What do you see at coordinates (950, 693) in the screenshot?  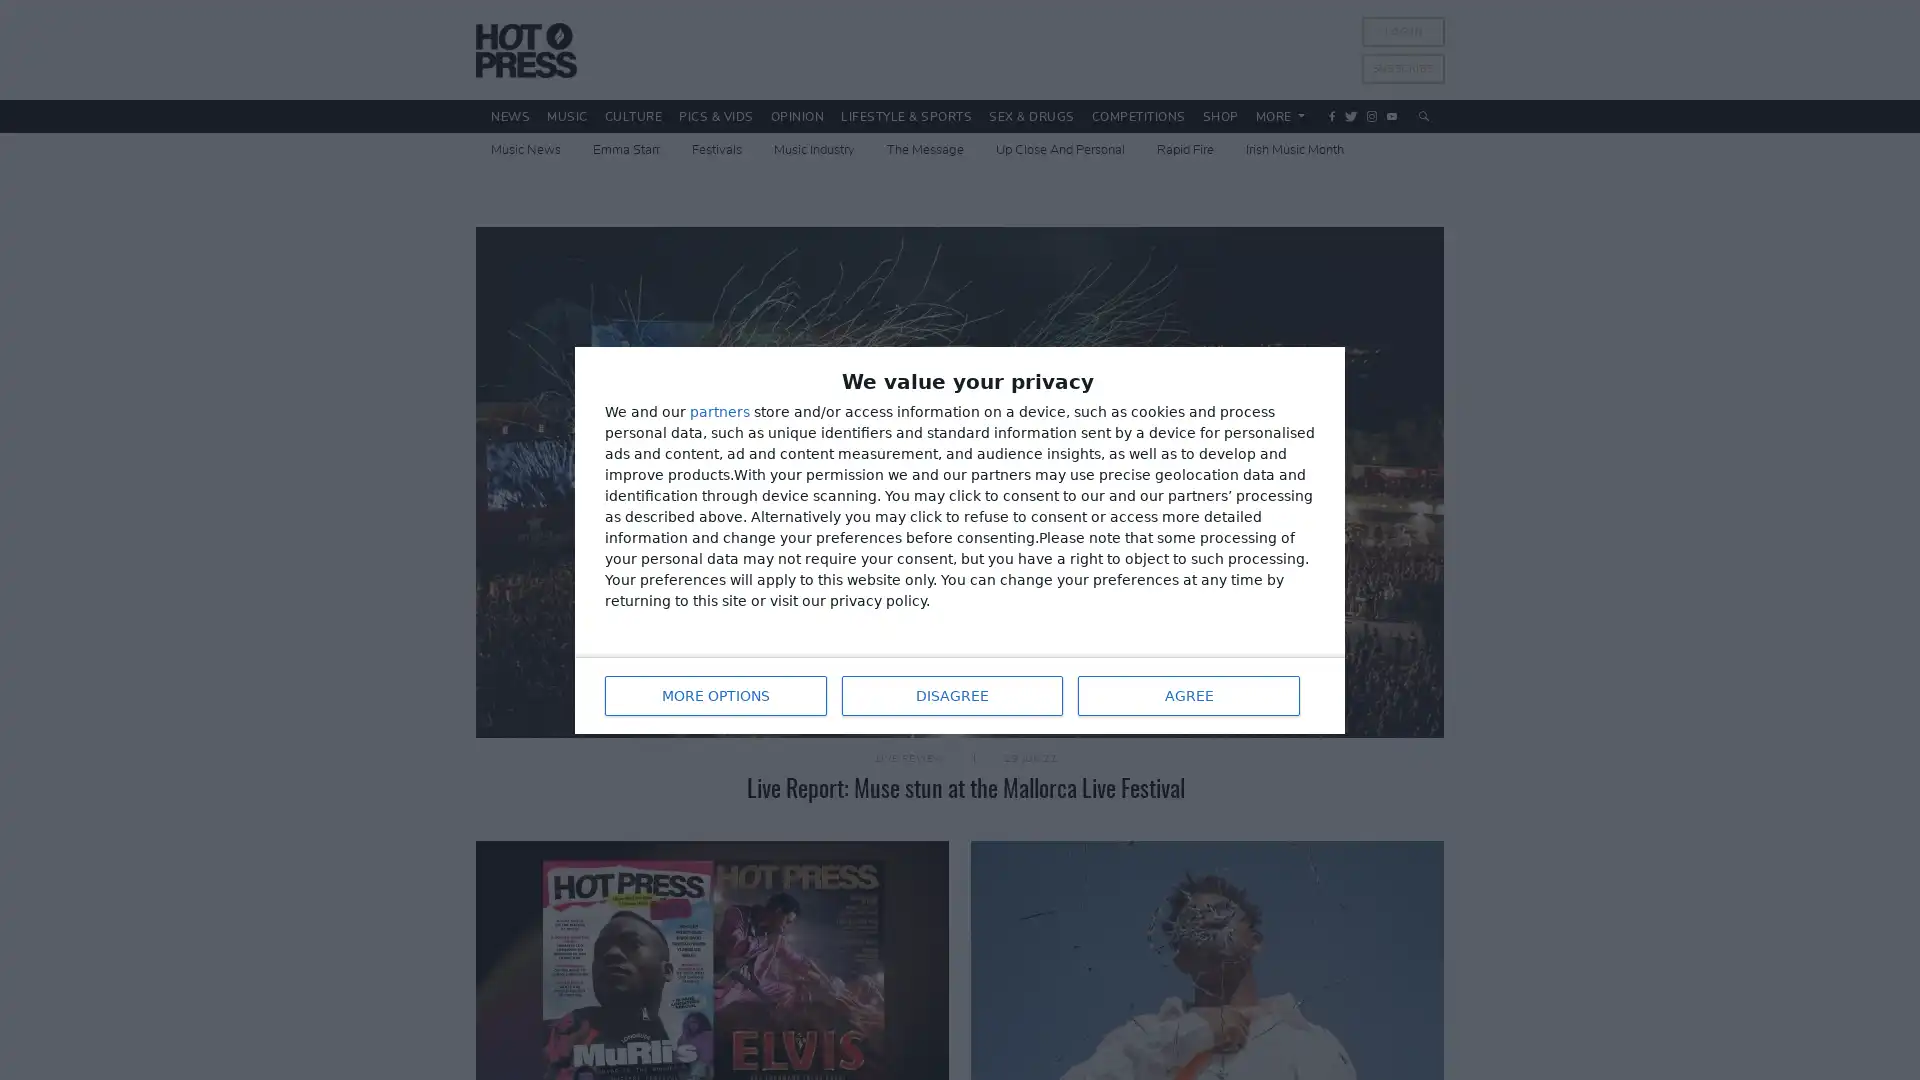 I see `DISAGREE` at bounding box center [950, 693].